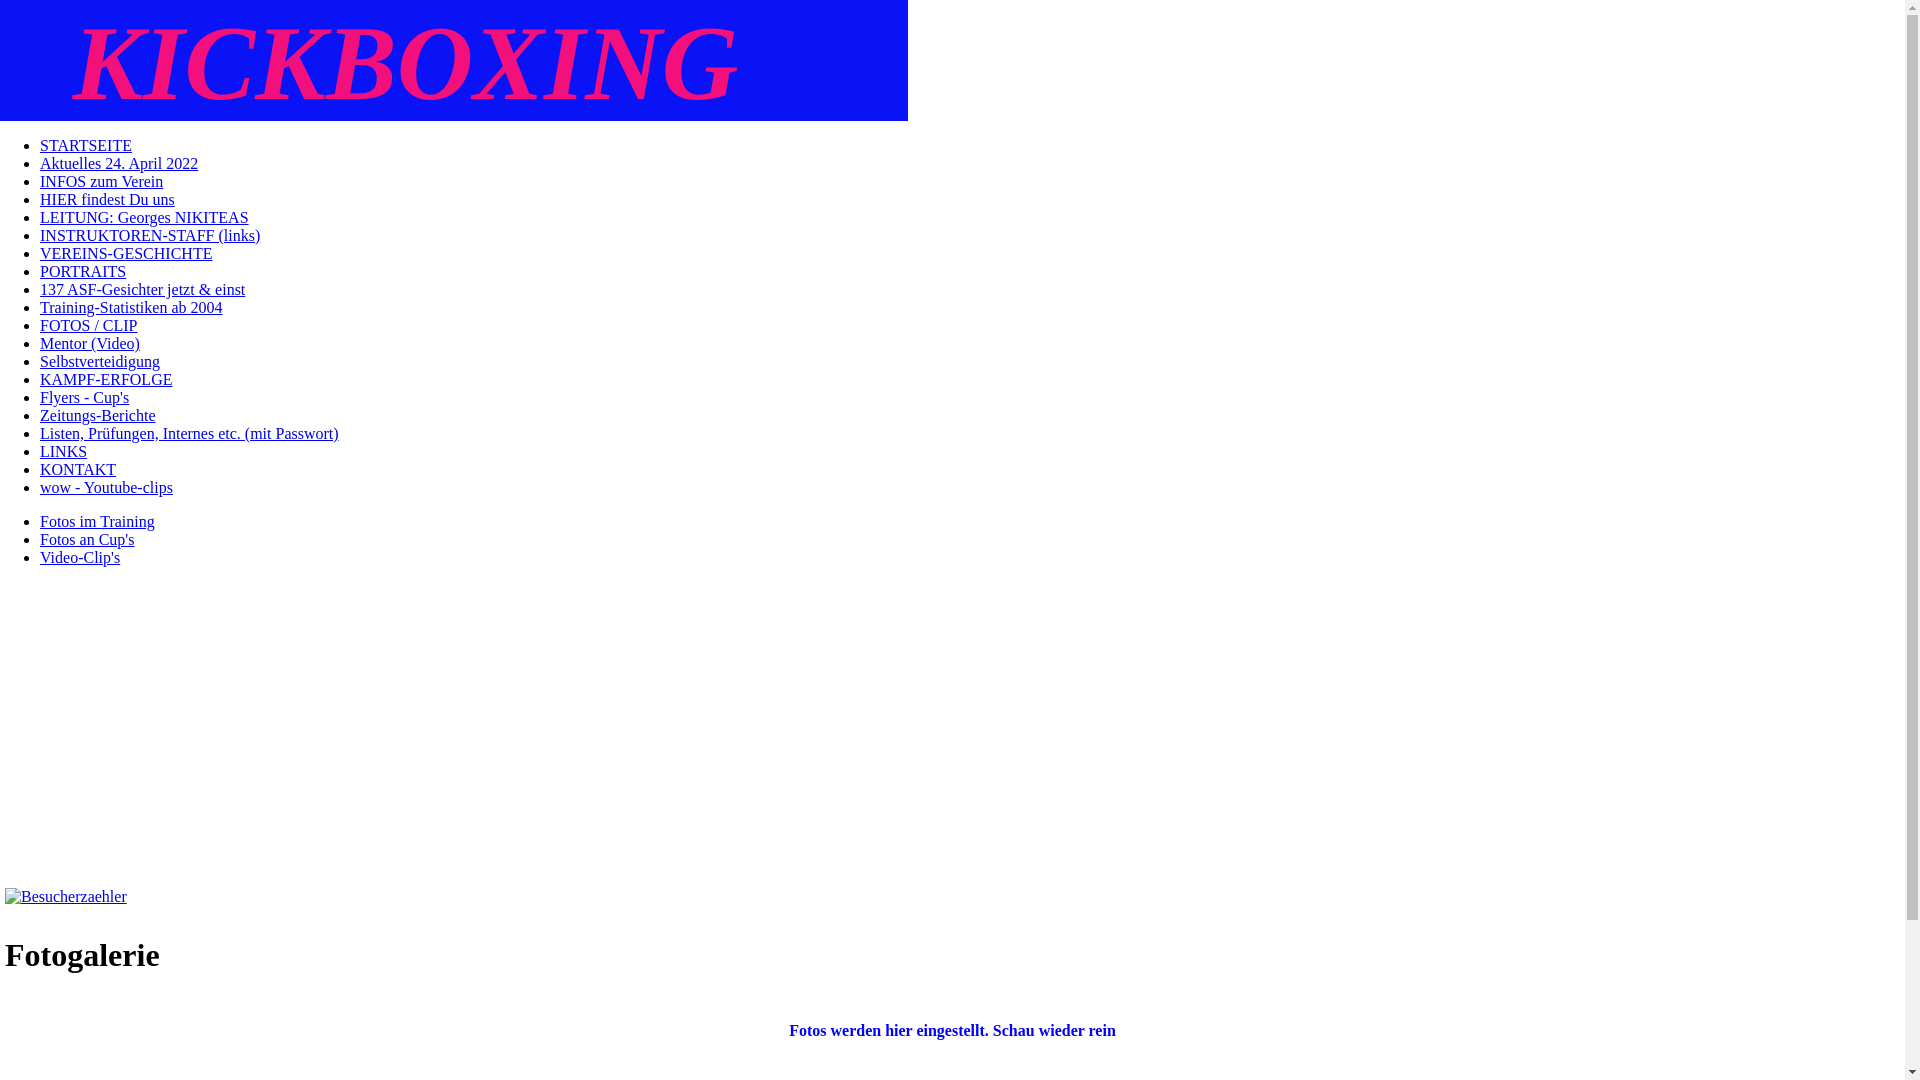  Describe the element at coordinates (148, 234) in the screenshot. I see `'INSTRUKTOREN-STAFF (links)'` at that location.